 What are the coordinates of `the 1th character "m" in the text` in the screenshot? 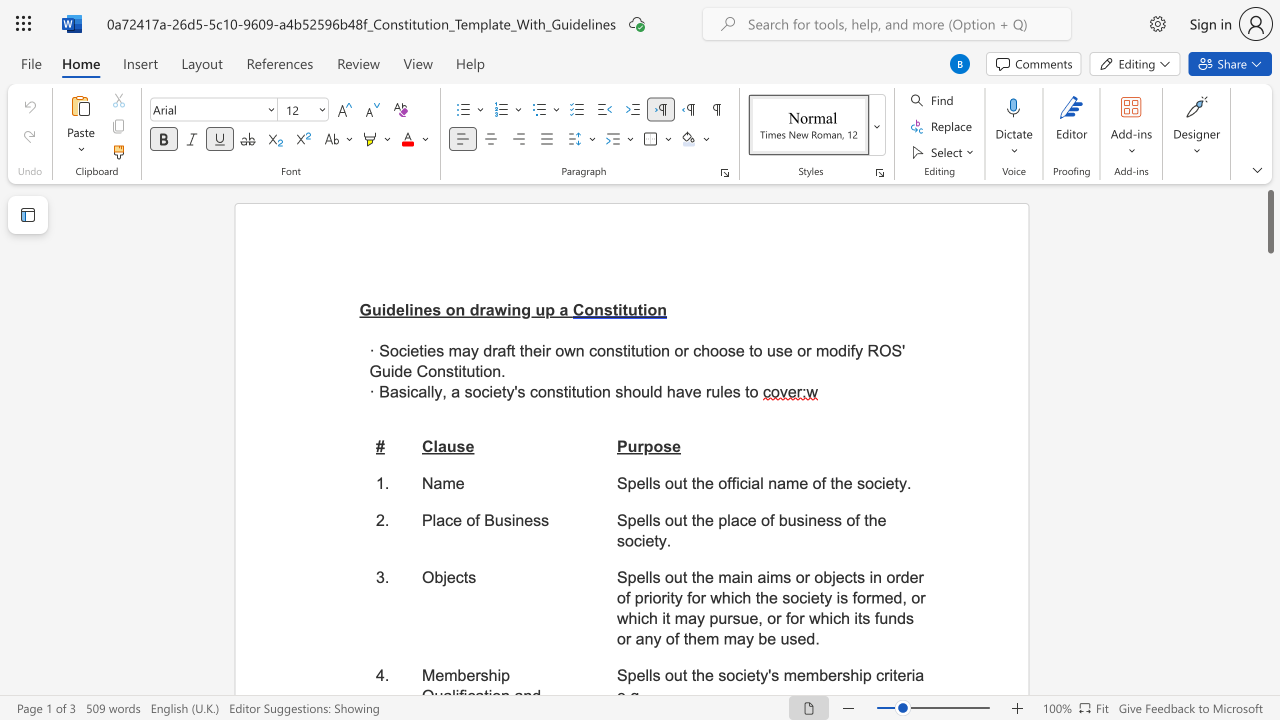 It's located at (454, 350).